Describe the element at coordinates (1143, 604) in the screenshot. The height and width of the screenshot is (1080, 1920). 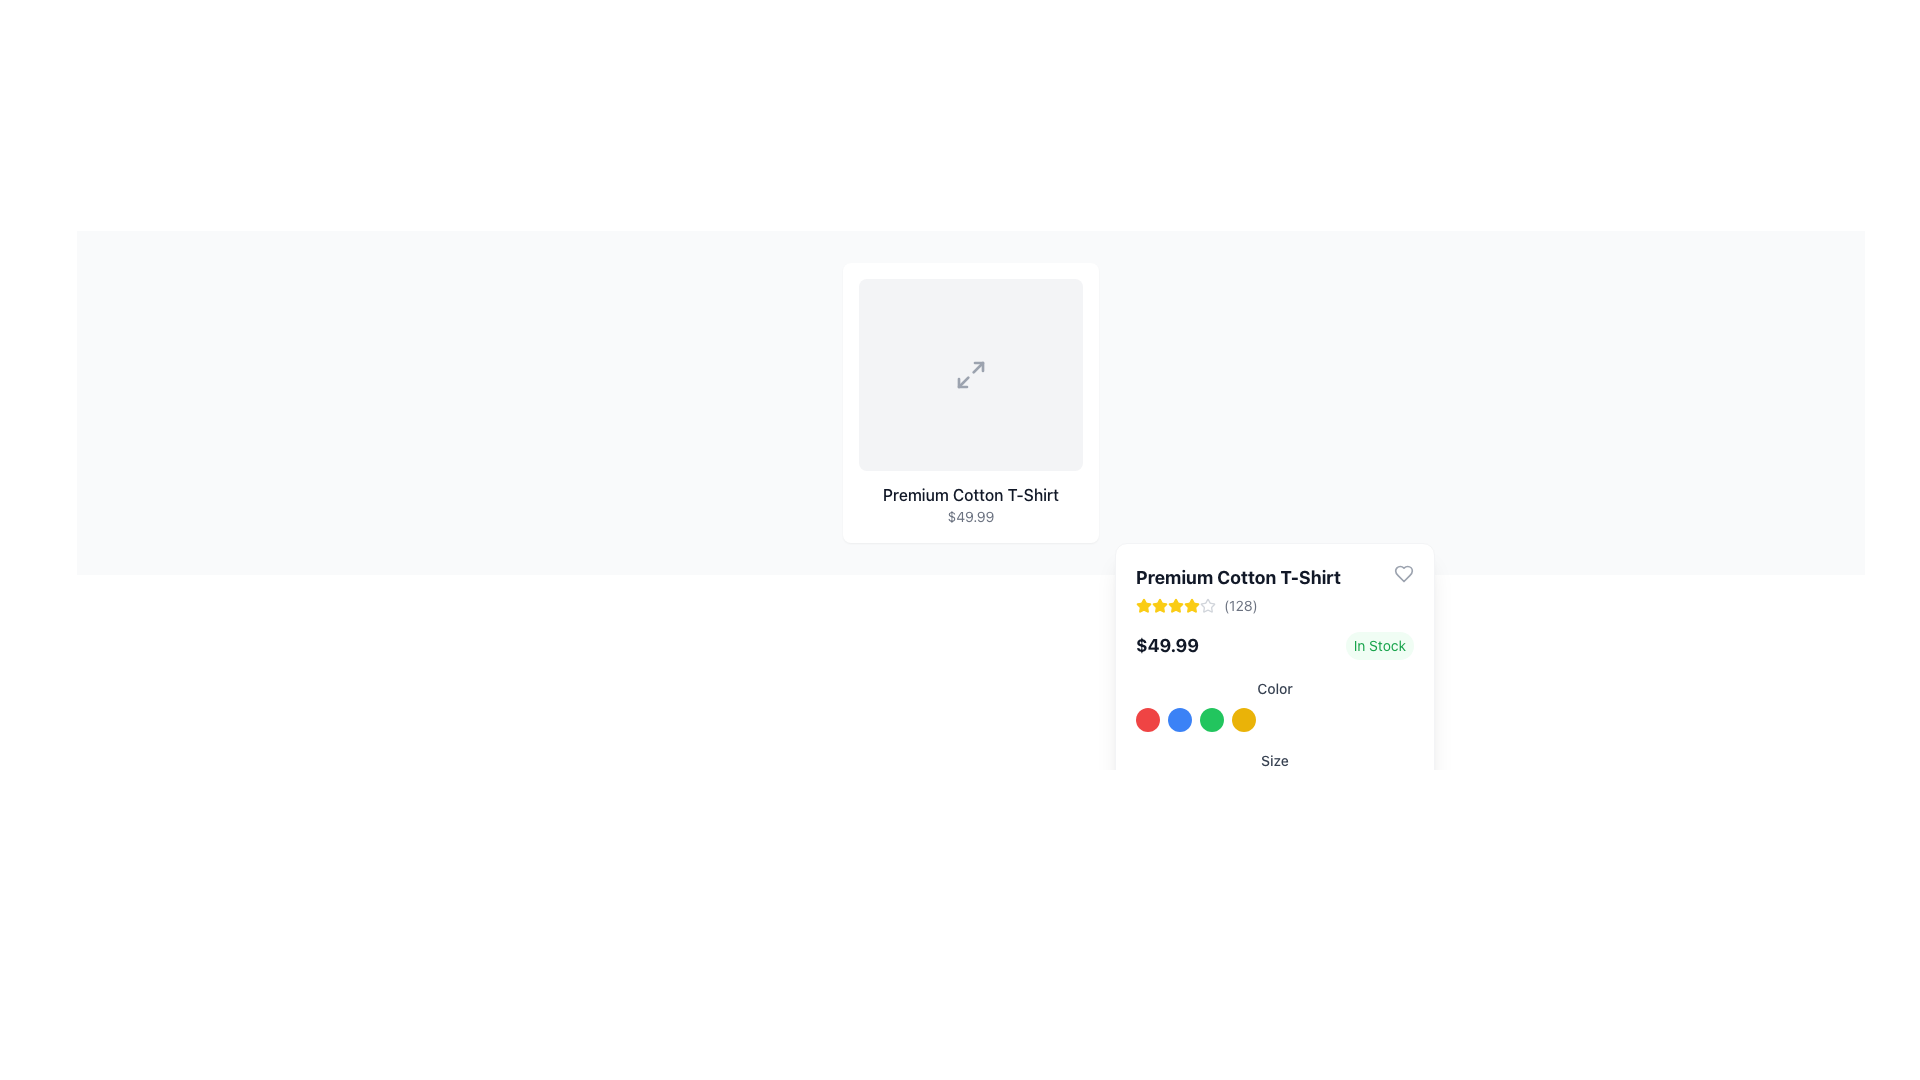
I see `the star icon representing the product's rating located at the top-right corner of the product details section` at that location.